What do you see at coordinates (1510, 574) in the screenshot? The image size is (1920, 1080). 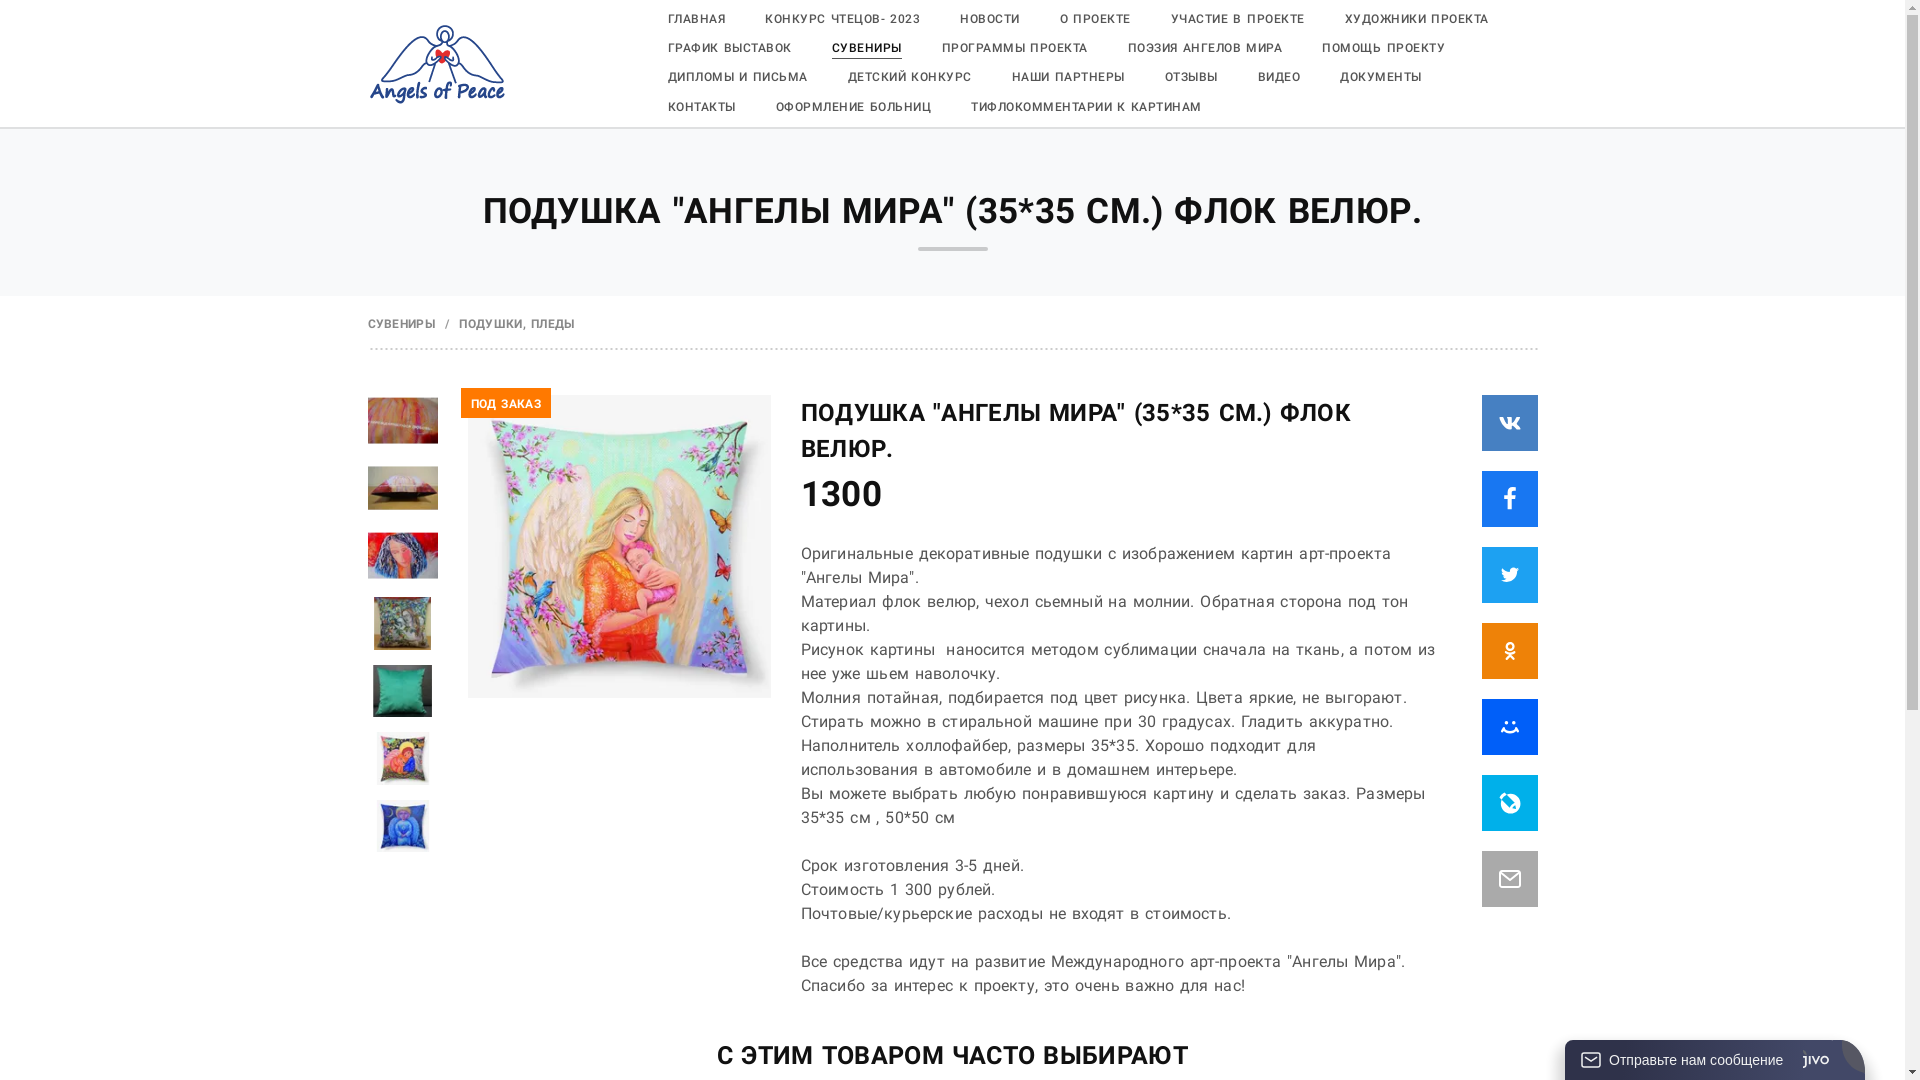 I see `'share_link_twitter'` at bounding box center [1510, 574].